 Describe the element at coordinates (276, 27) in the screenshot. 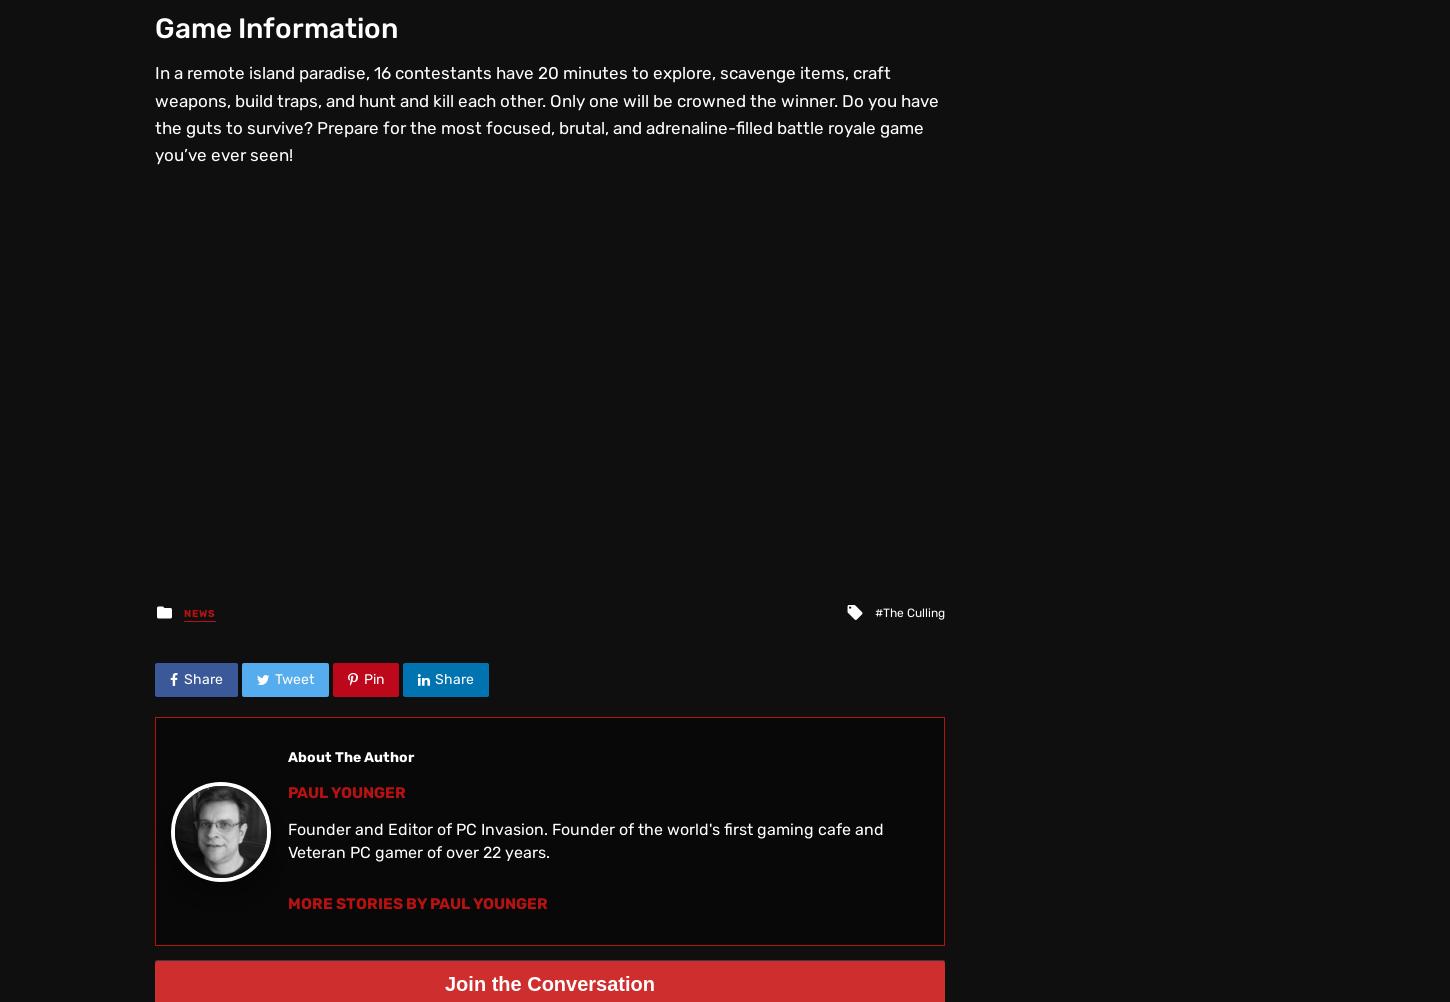

I see `'Game Information'` at that location.